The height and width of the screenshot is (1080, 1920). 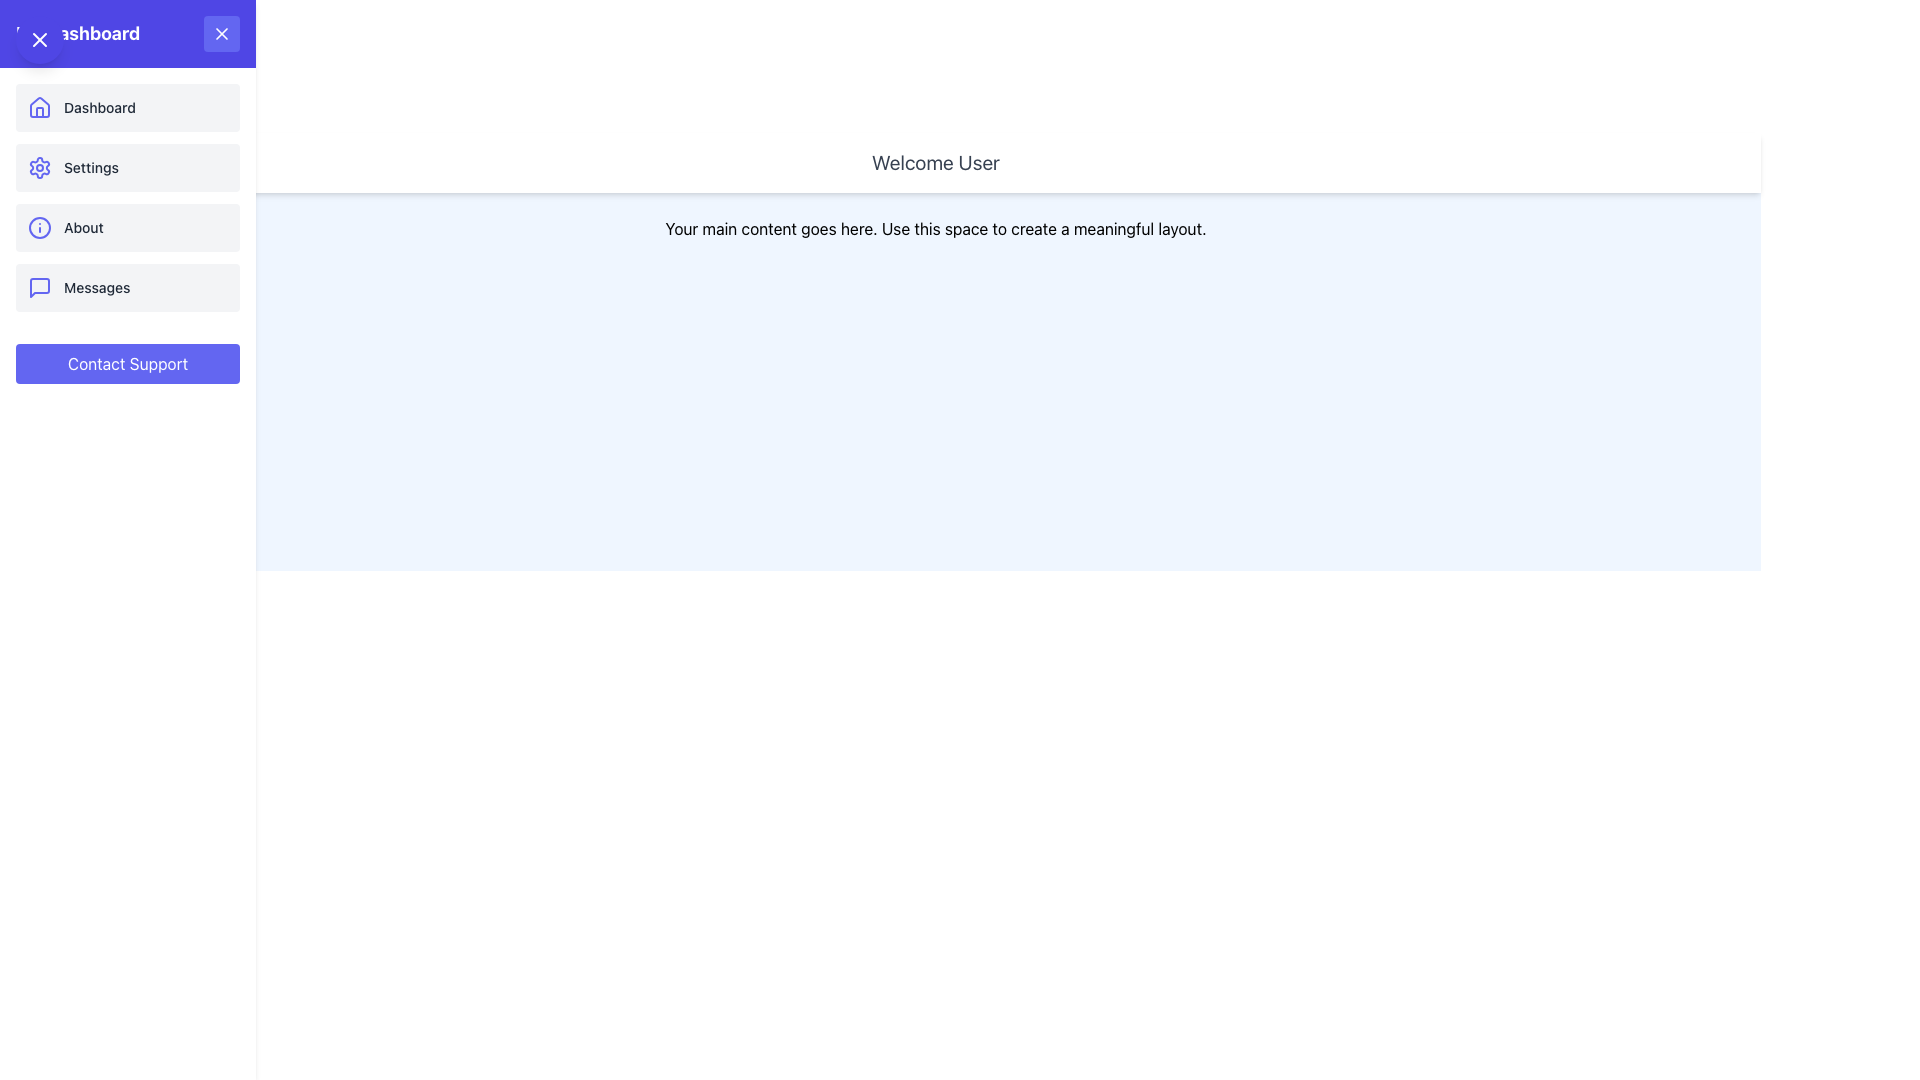 I want to click on the 'Messages' text label, which is the third label in the vertical navigation bar, situated below the 'About' label and above the 'Contact Support' button, so click(x=96, y=288).